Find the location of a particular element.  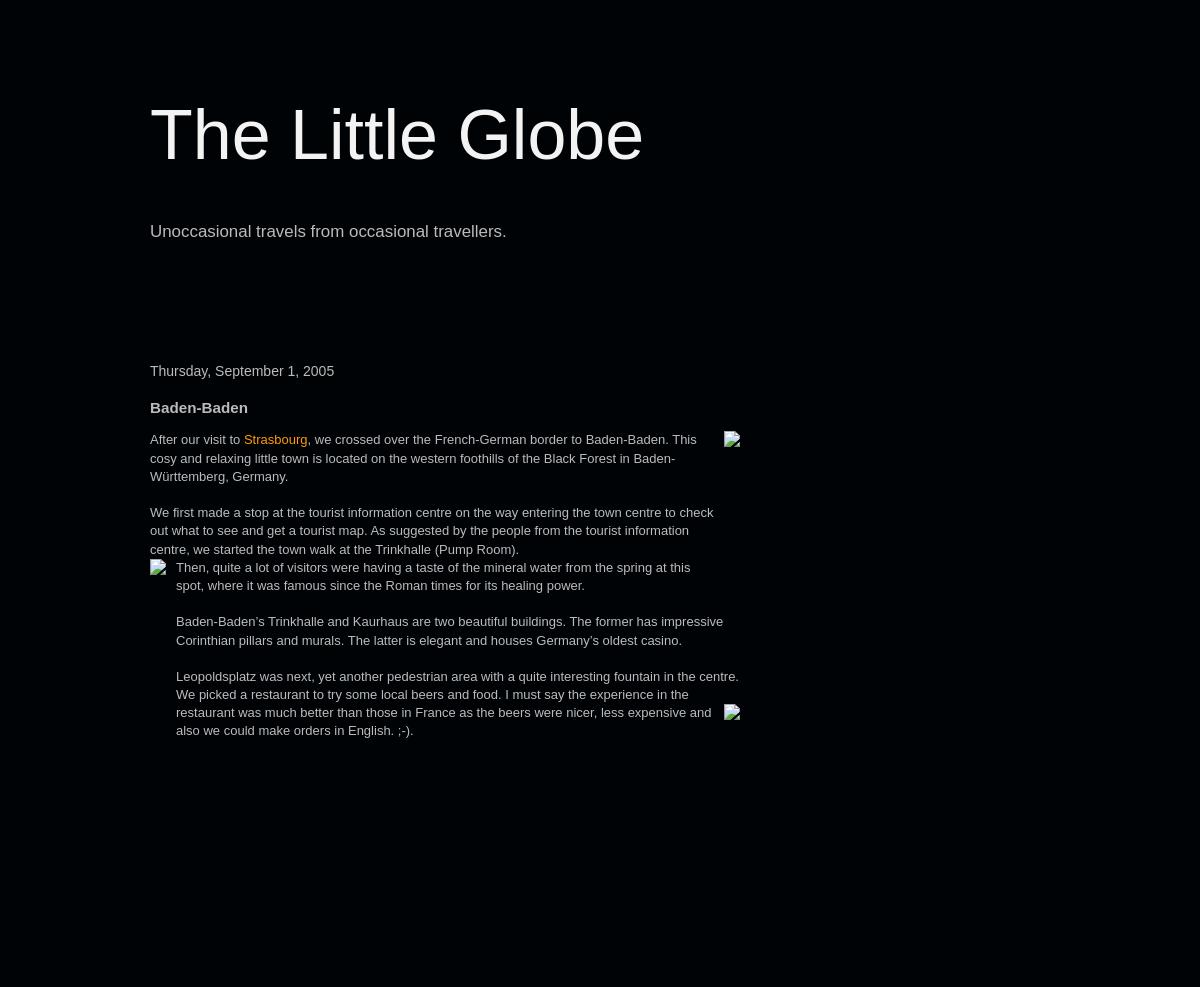

'Baden-Baden’s Trinkhalle and Kaurhaus are two beautiful buildings. The former has impressive Corinthian pillars and murals. The latter is elegant and houses Germany’s oldest casino.' is located at coordinates (449, 629).